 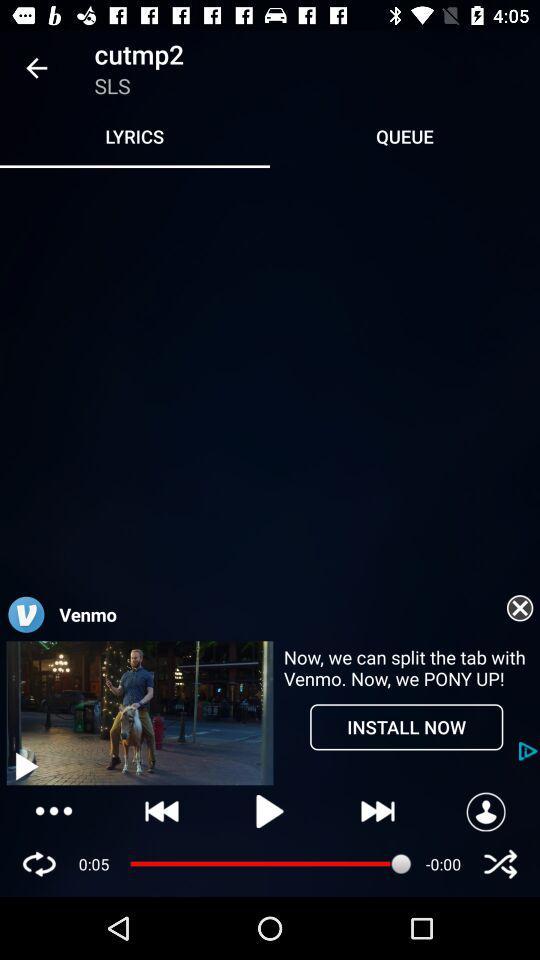 I want to click on the close icon, so click(x=499, y=863).